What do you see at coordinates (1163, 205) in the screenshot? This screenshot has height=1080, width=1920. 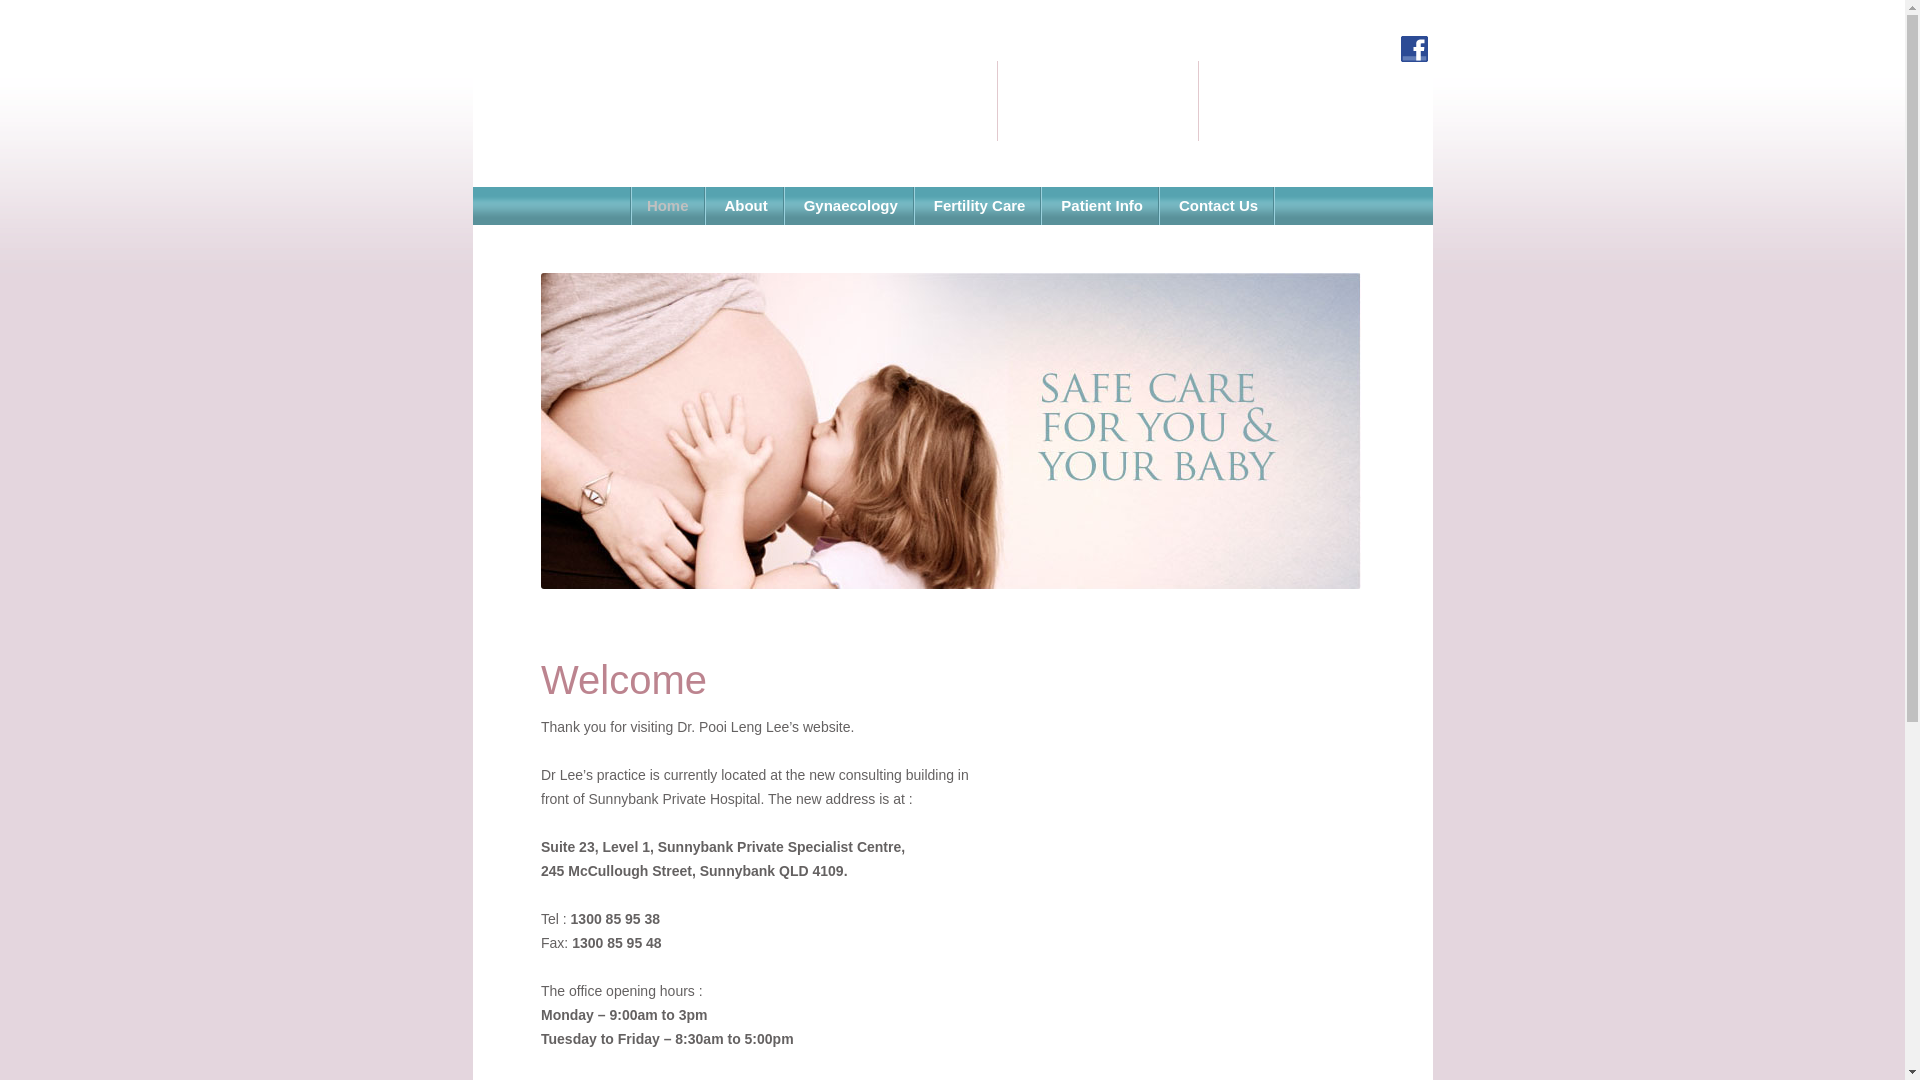 I see `'Contact Us'` at bounding box center [1163, 205].